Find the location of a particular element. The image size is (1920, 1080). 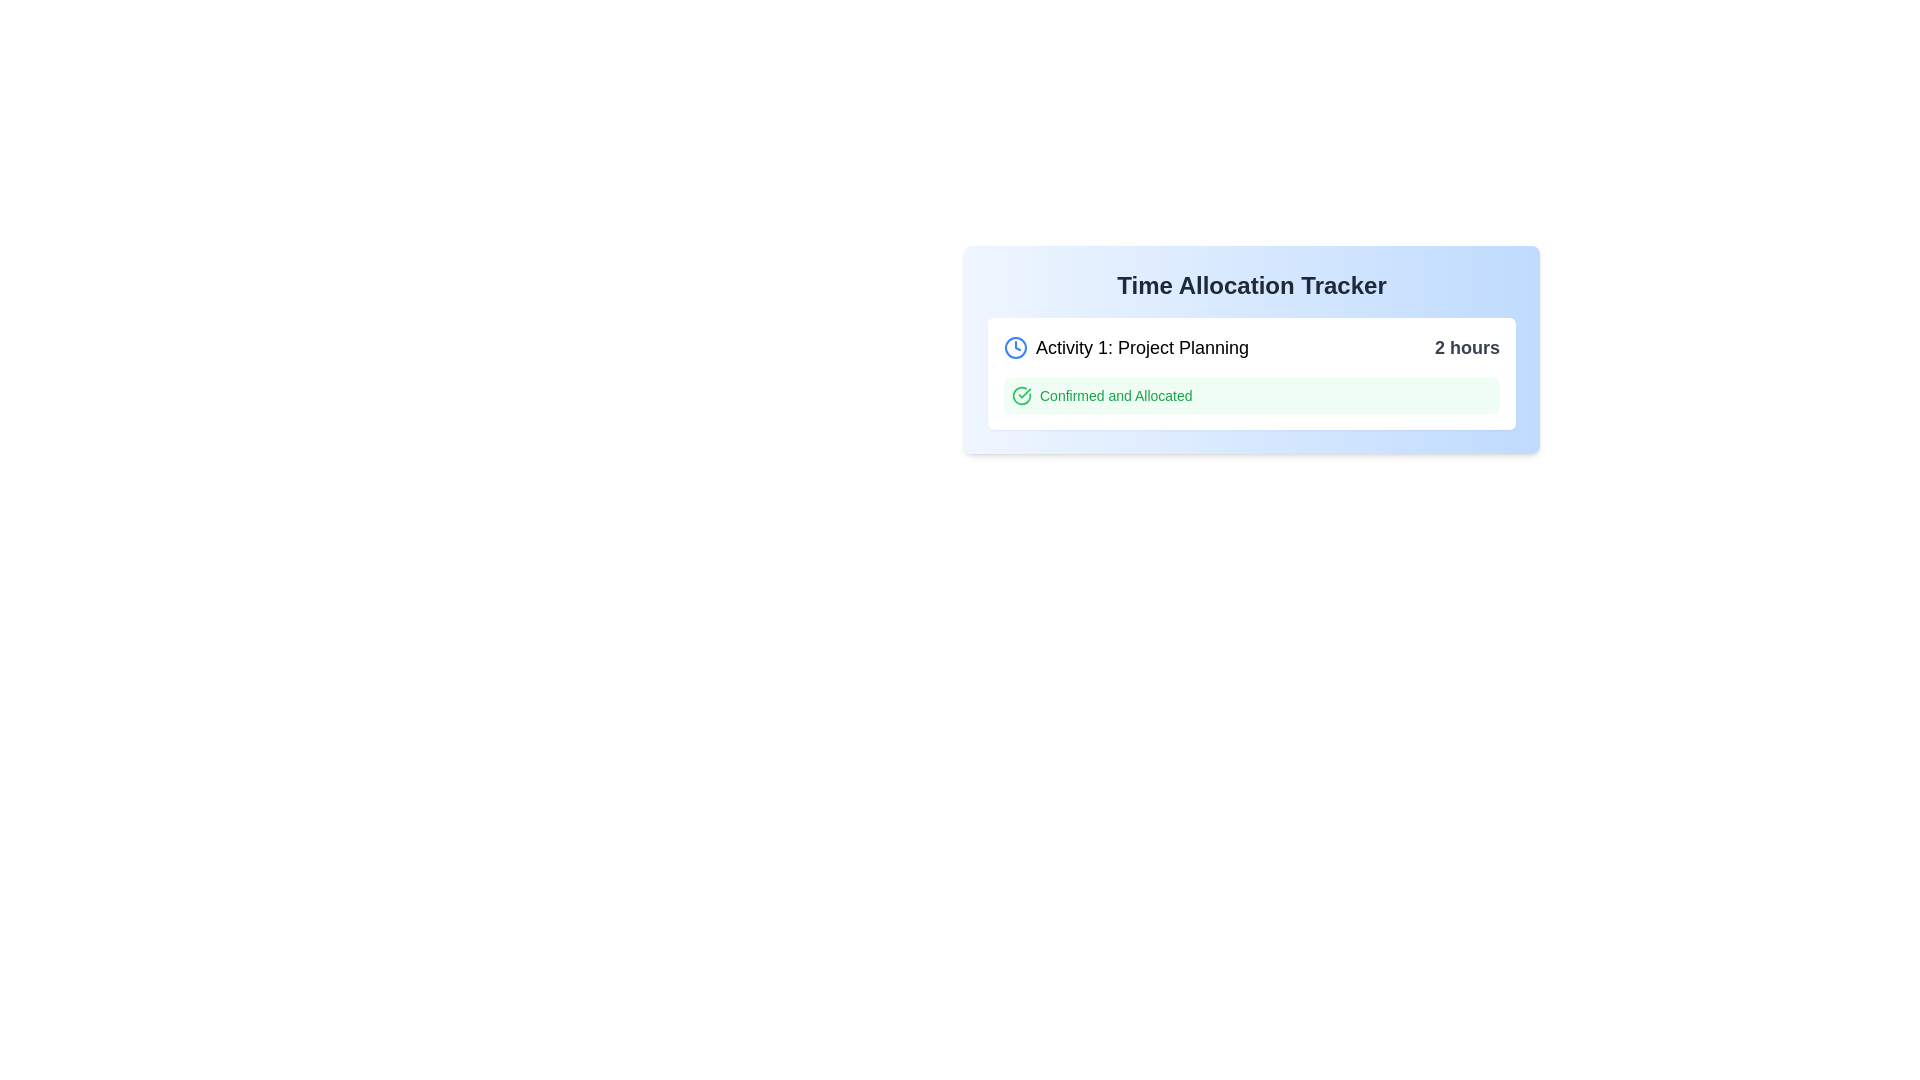

the informational label with a green check icon and the text 'Confirmed and Allocated', located below 'Activity 1: Project Planning' and '2 hours' is located at coordinates (1251, 396).